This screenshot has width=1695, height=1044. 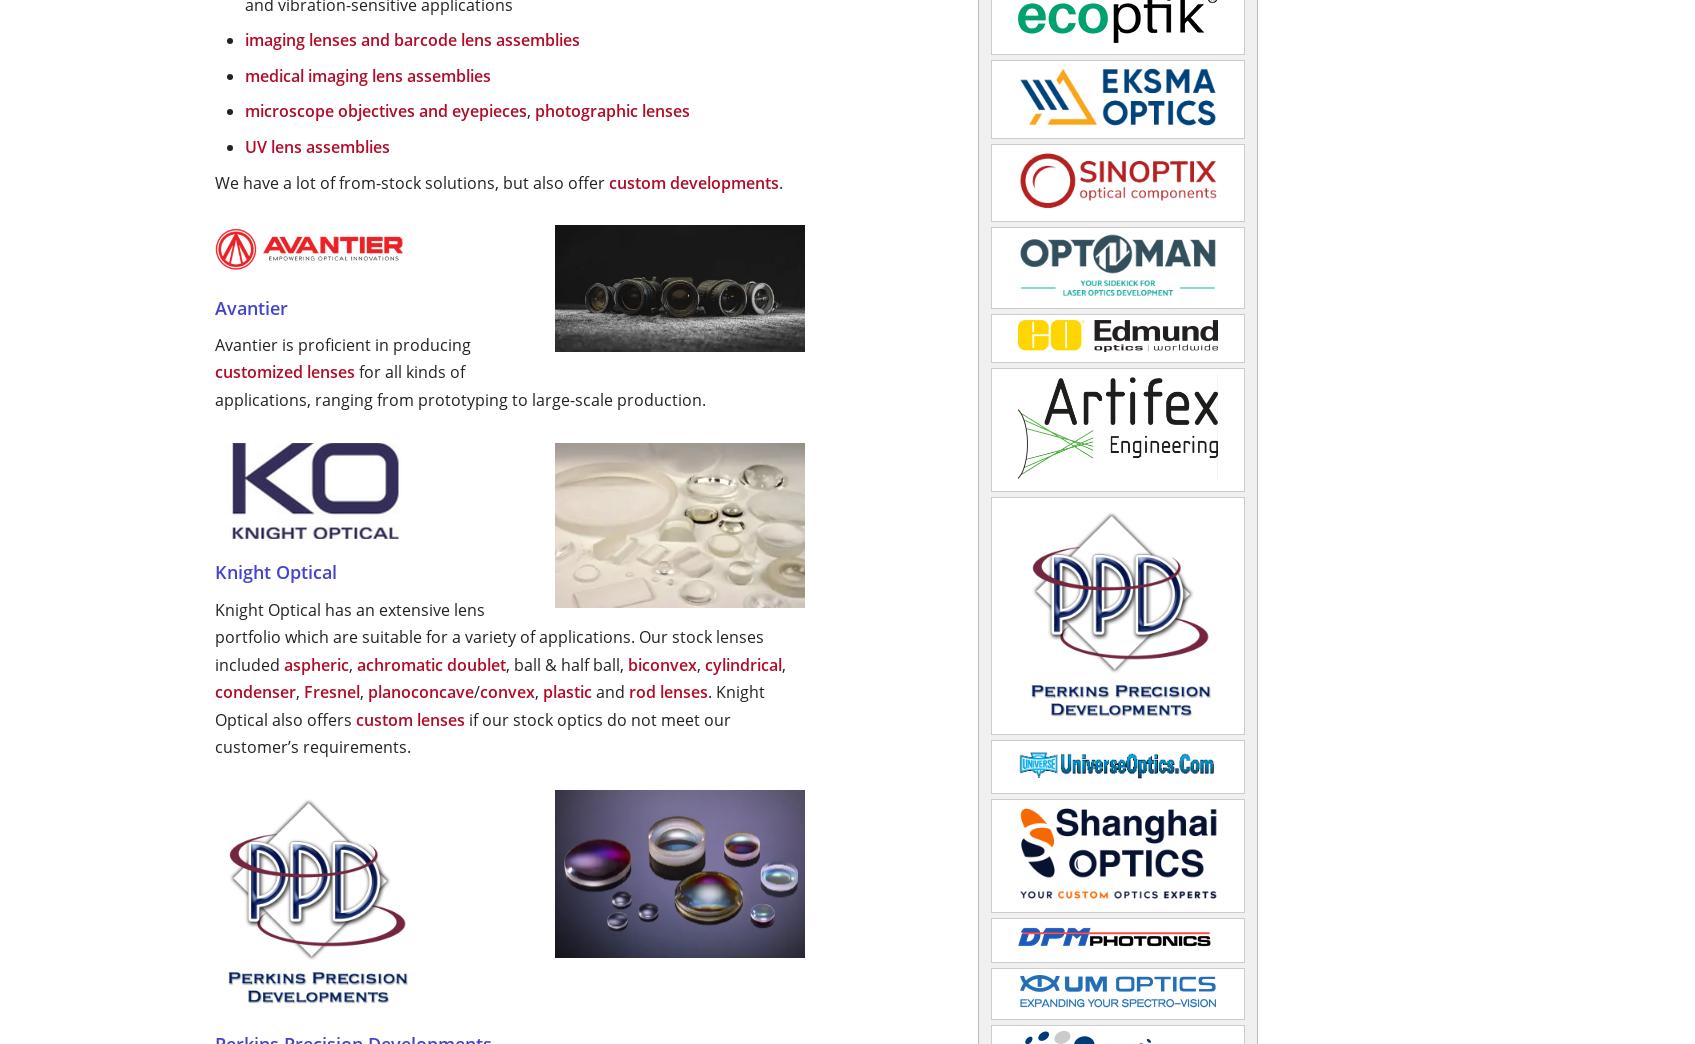 What do you see at coordinates (431, 662) in the screenshot?
I see `'achromatic doublet'` at bounding box center [431, 662].